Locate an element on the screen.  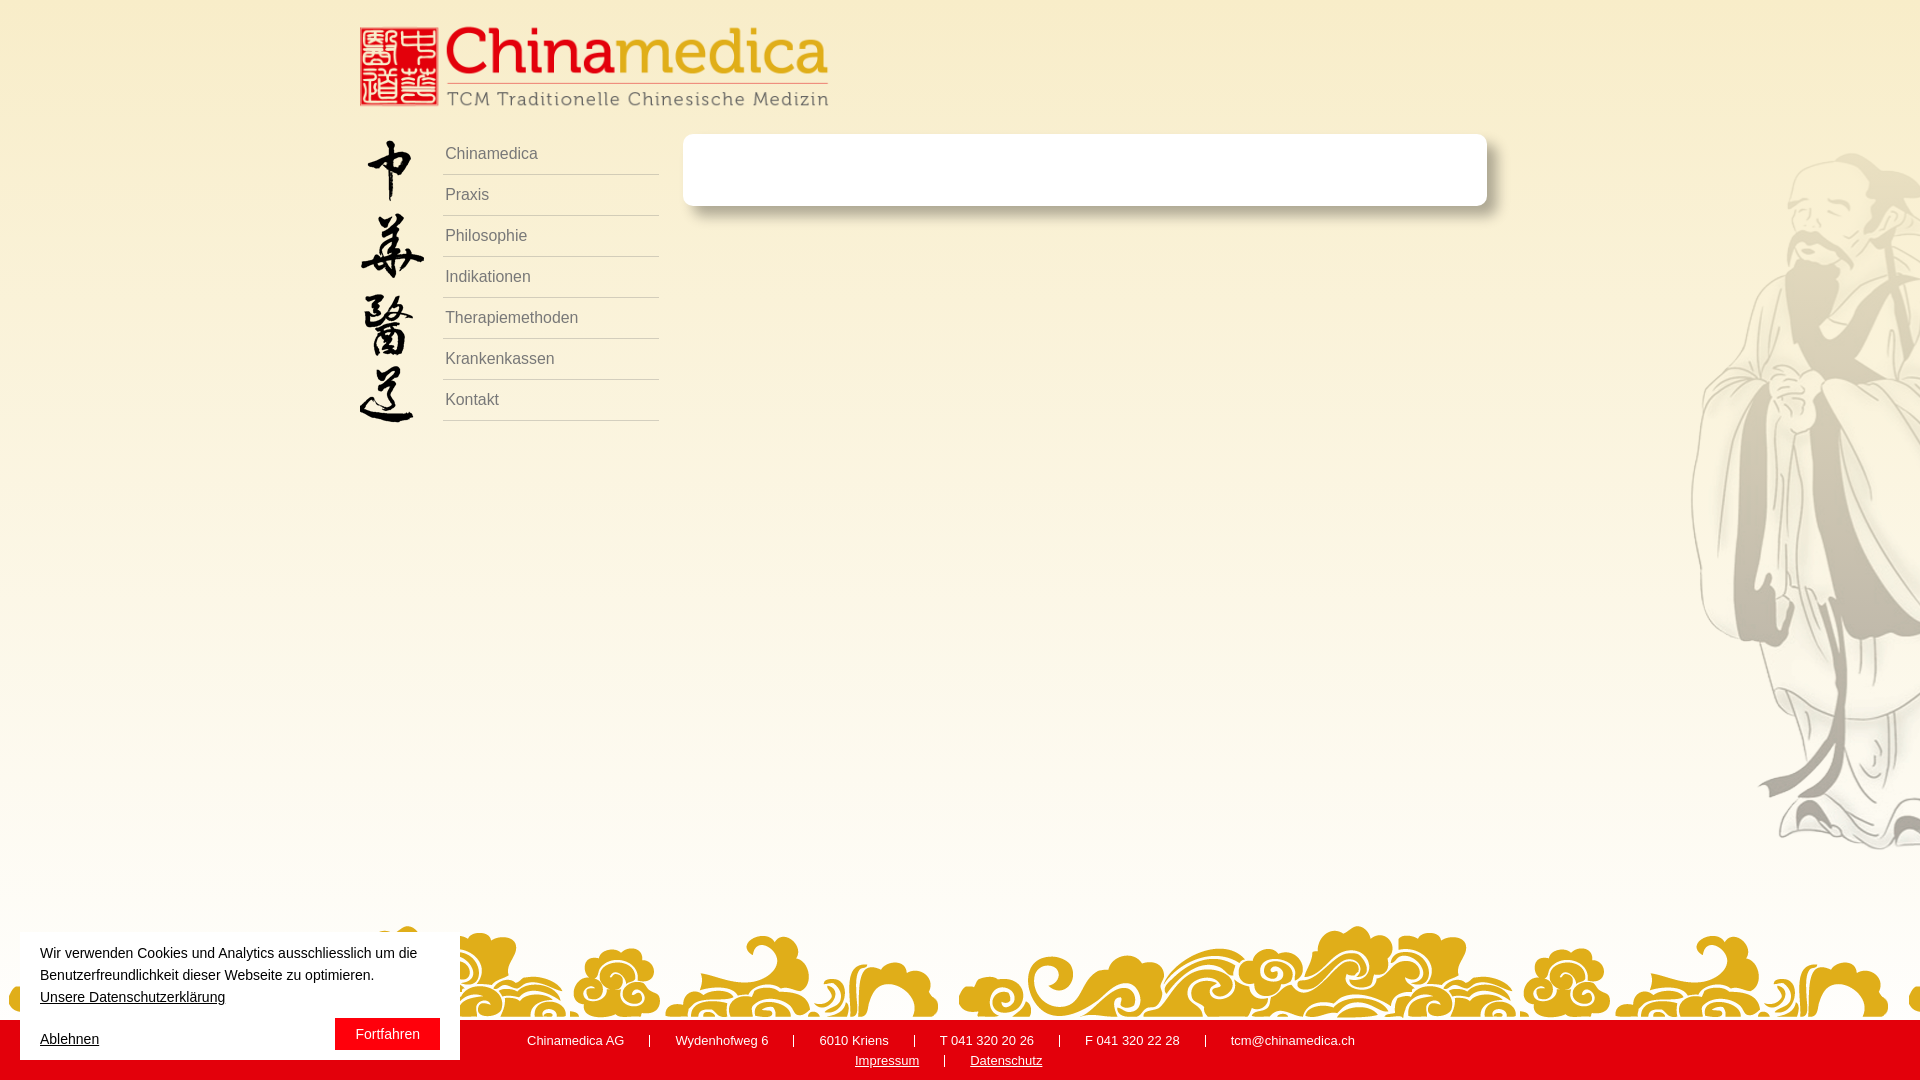
'Impressum' is located at coordinates (886, 1059).